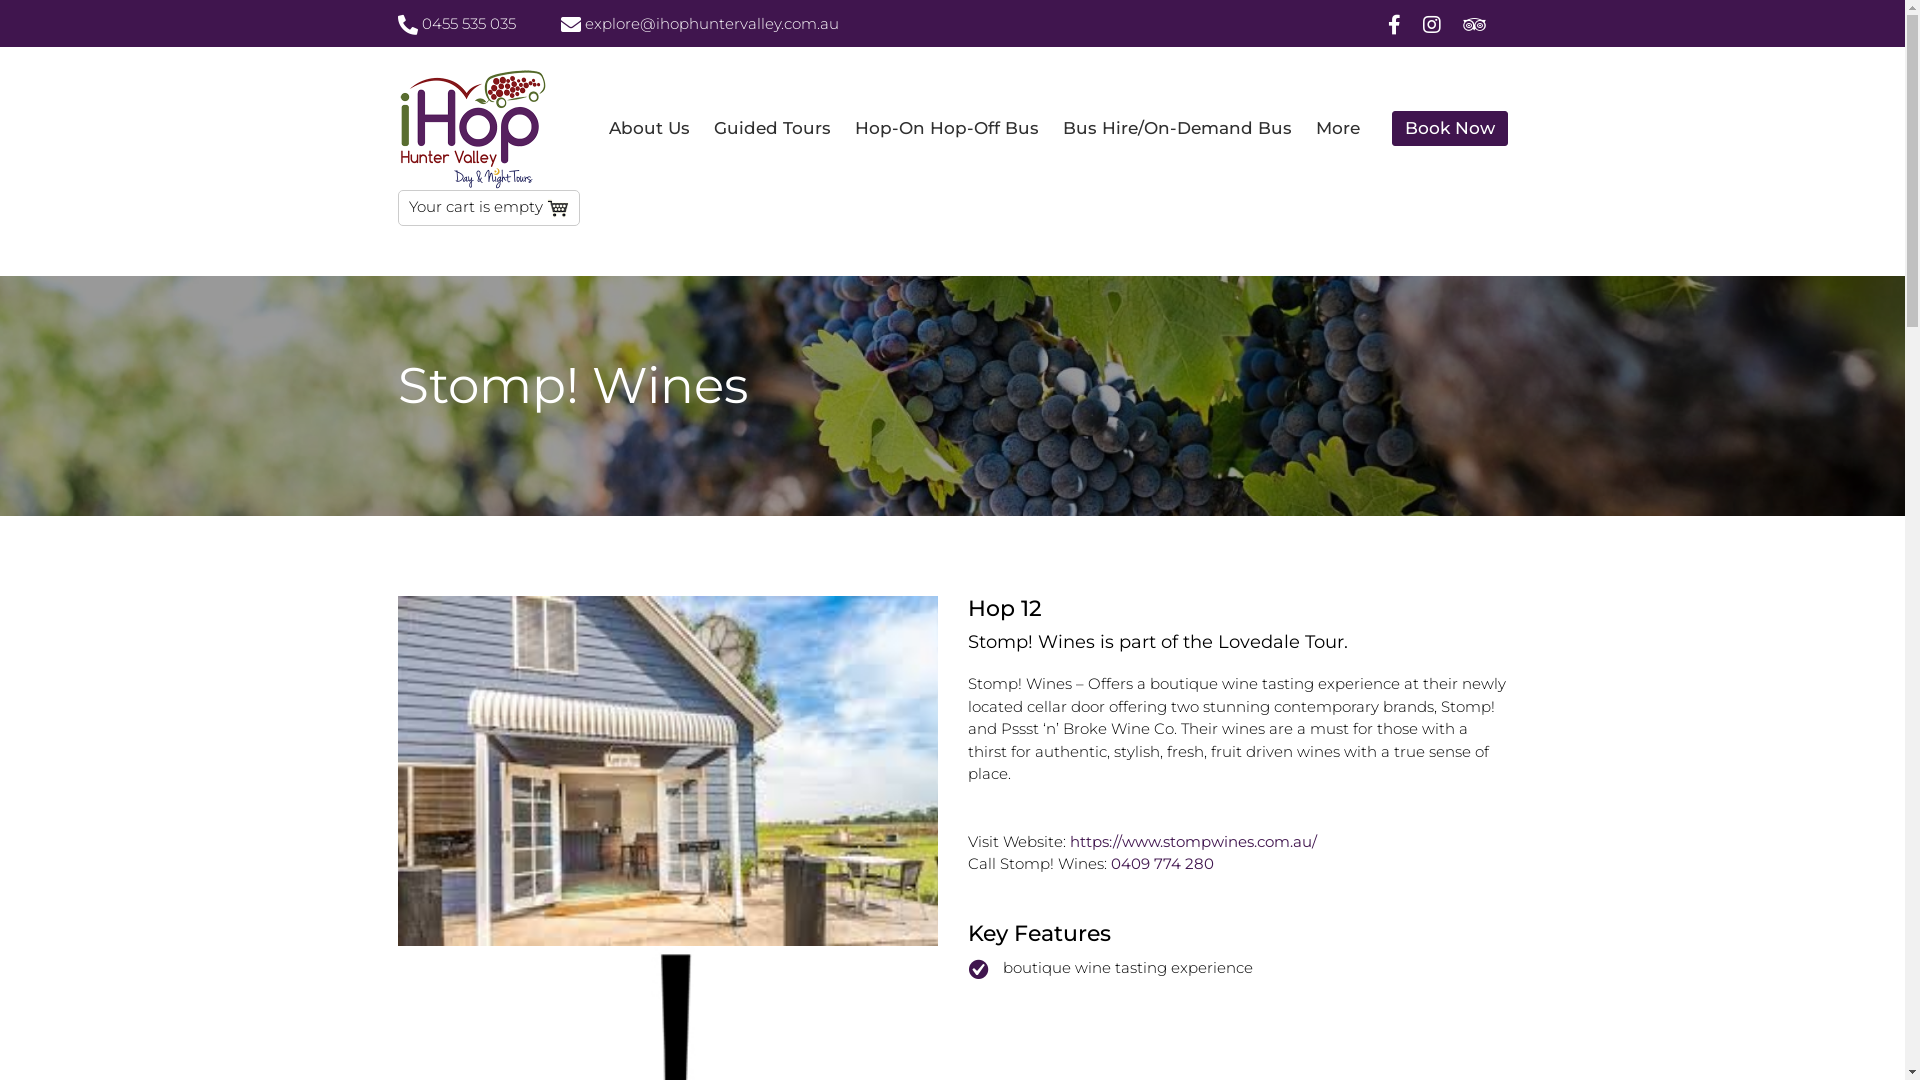 This screenshot has width=1920, height=1080. I want to click on 'explore@ihophuntervalley.com.au', so click(699, 24).